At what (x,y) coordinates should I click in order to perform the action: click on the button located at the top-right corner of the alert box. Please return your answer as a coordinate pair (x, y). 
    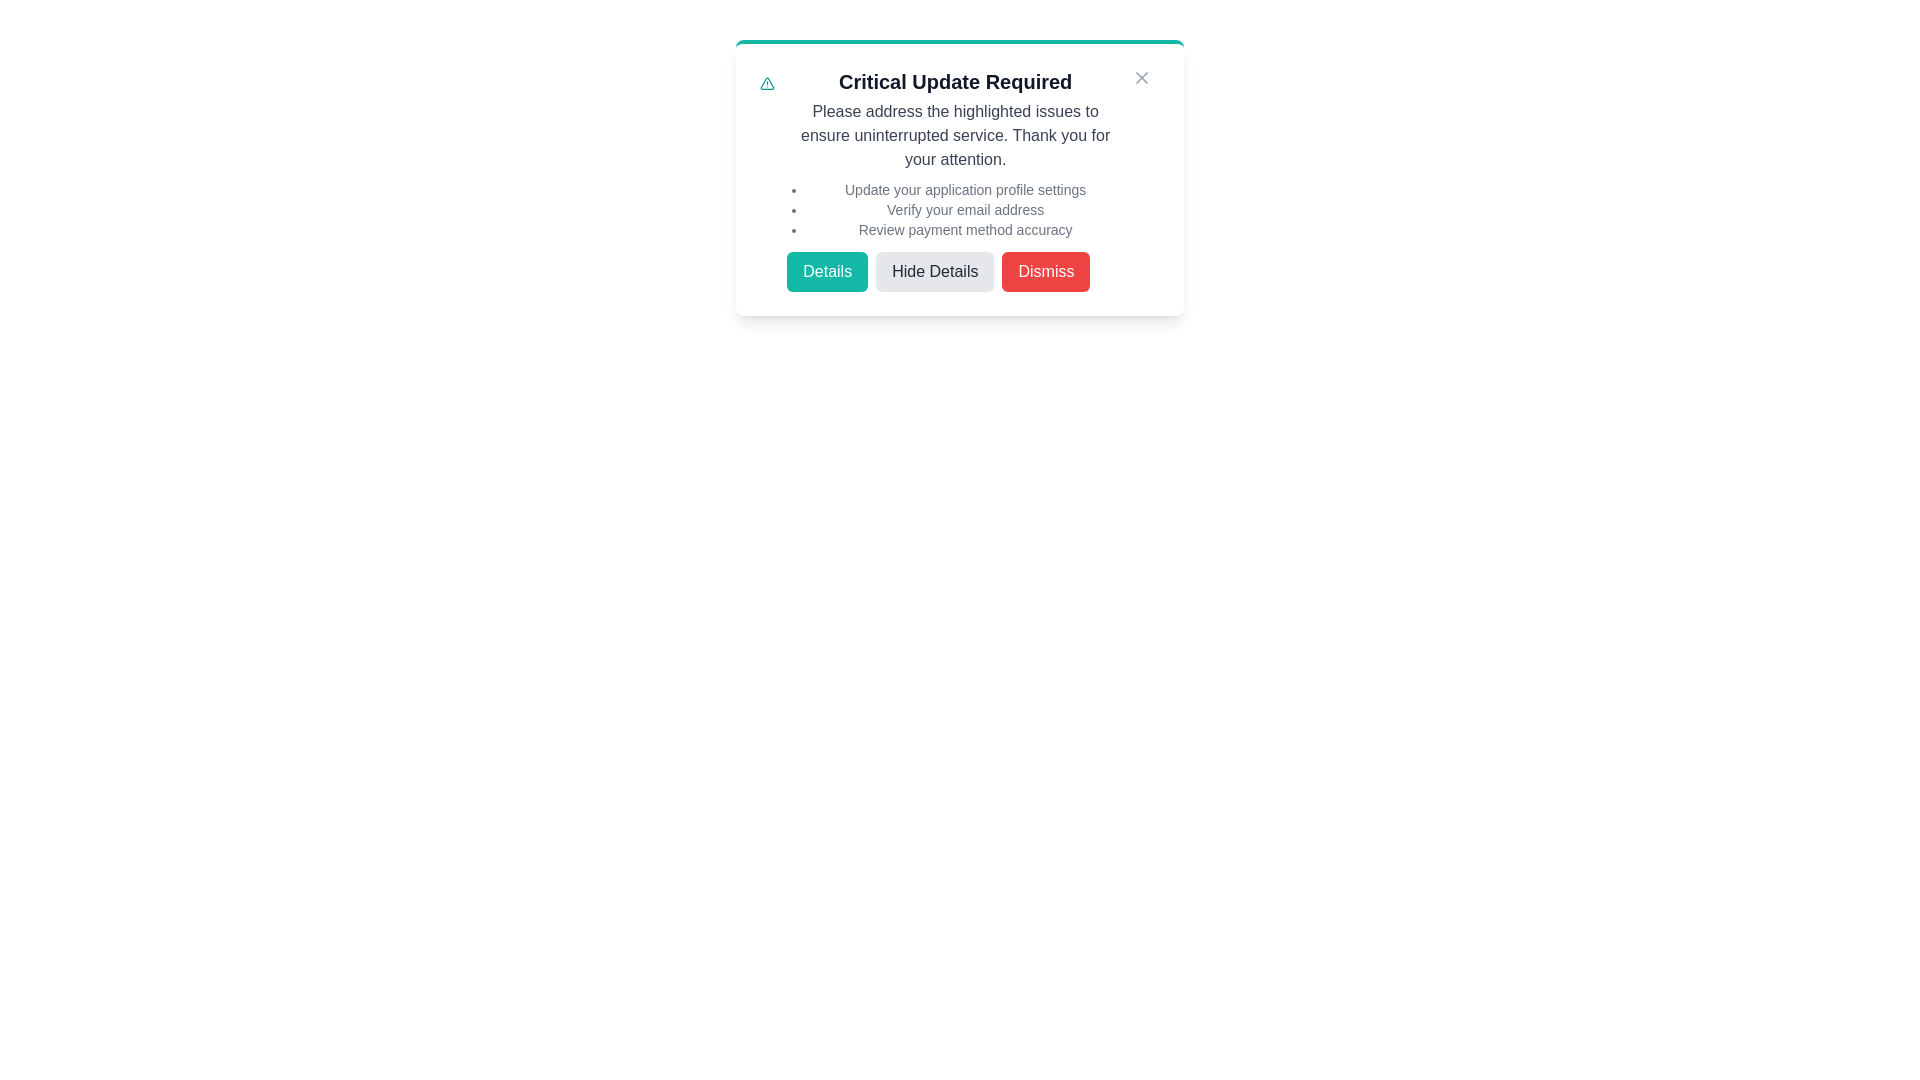
    Looking at the image, I should click on (1142, 76).